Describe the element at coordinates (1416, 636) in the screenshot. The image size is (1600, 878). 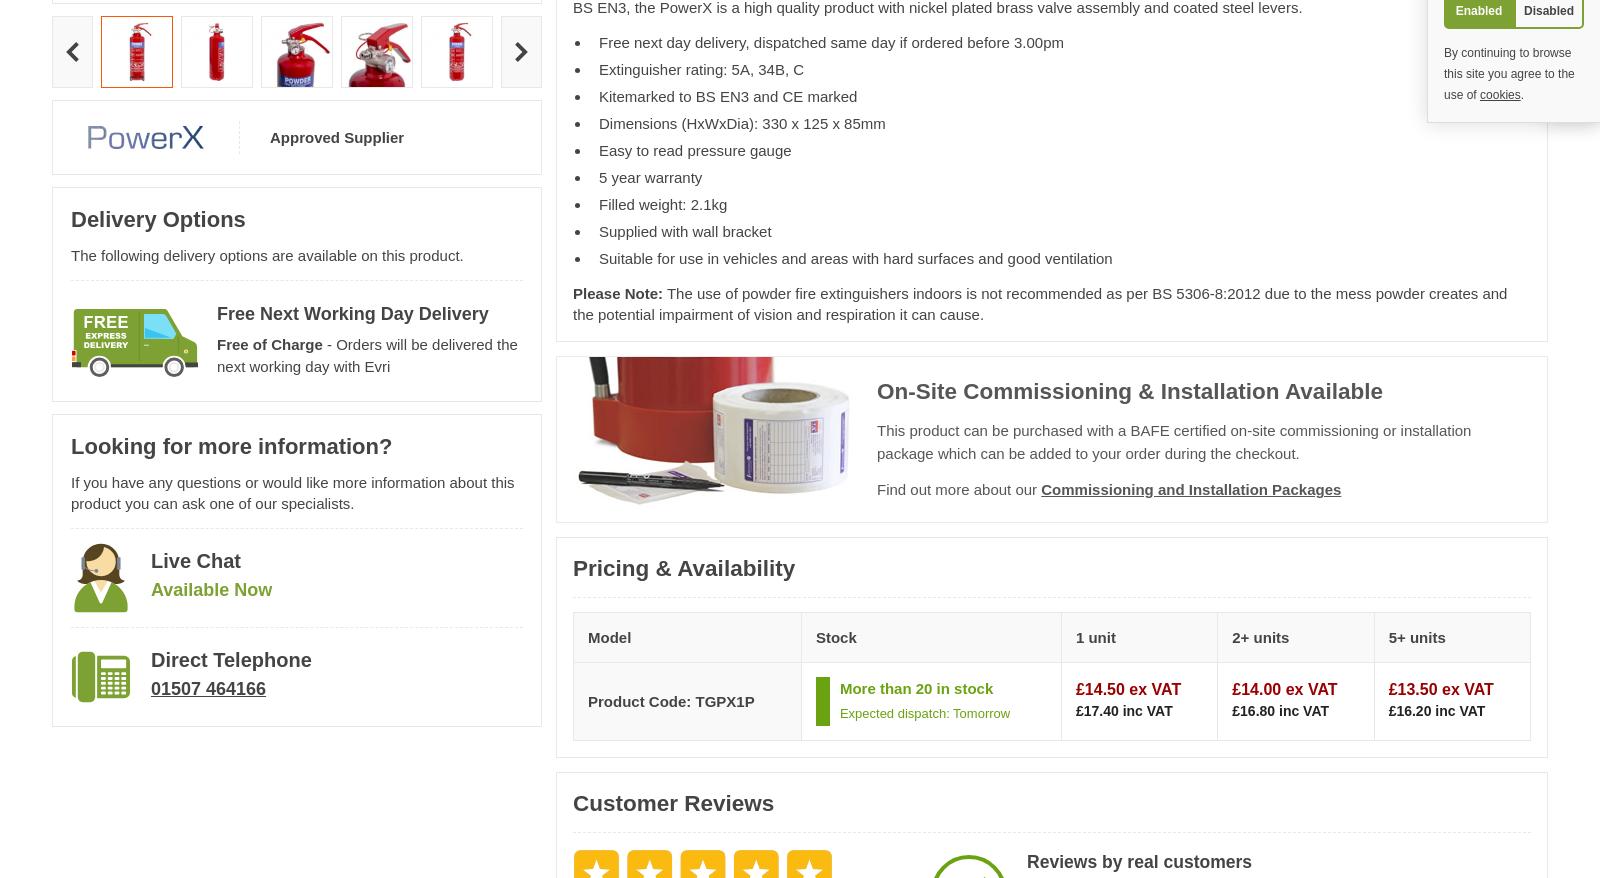
I see `'5+ units'` at that location.